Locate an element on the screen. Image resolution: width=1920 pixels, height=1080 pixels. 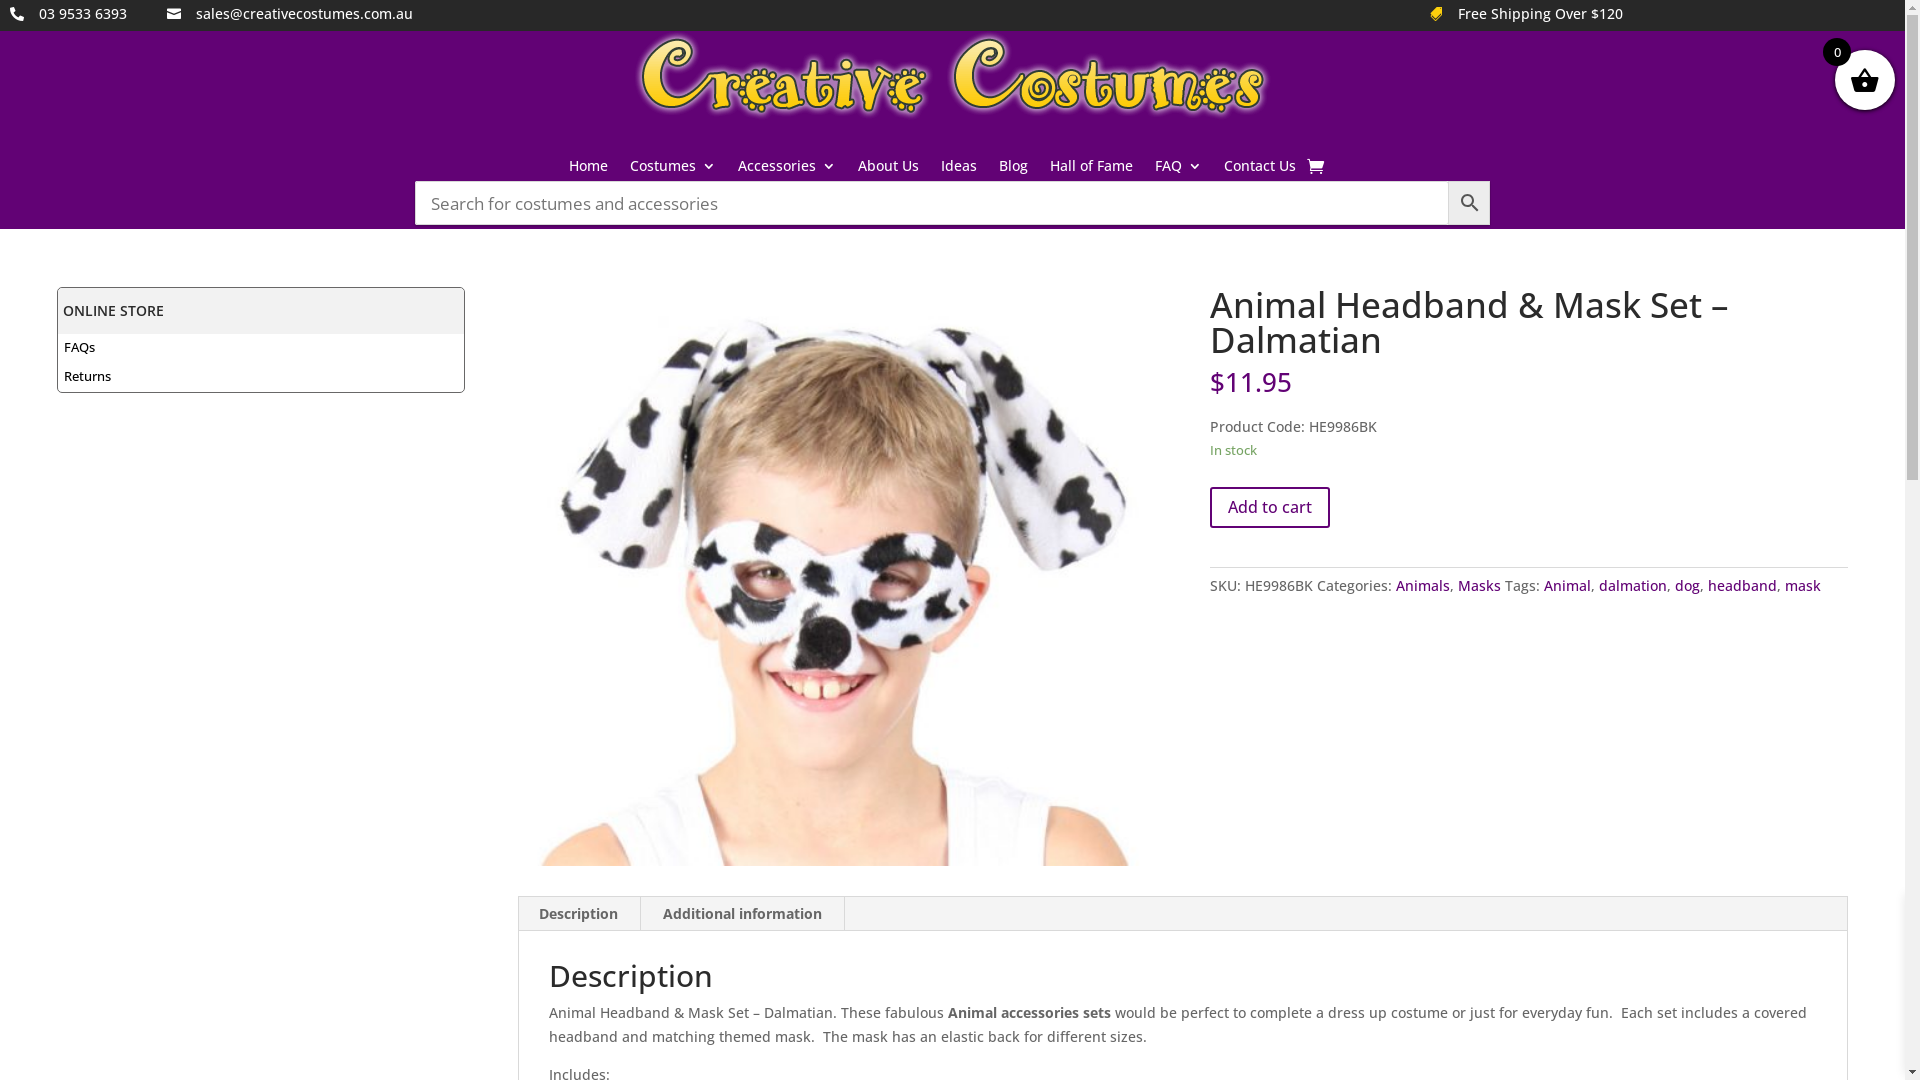
'Description' is located at coordinates (577, 914).